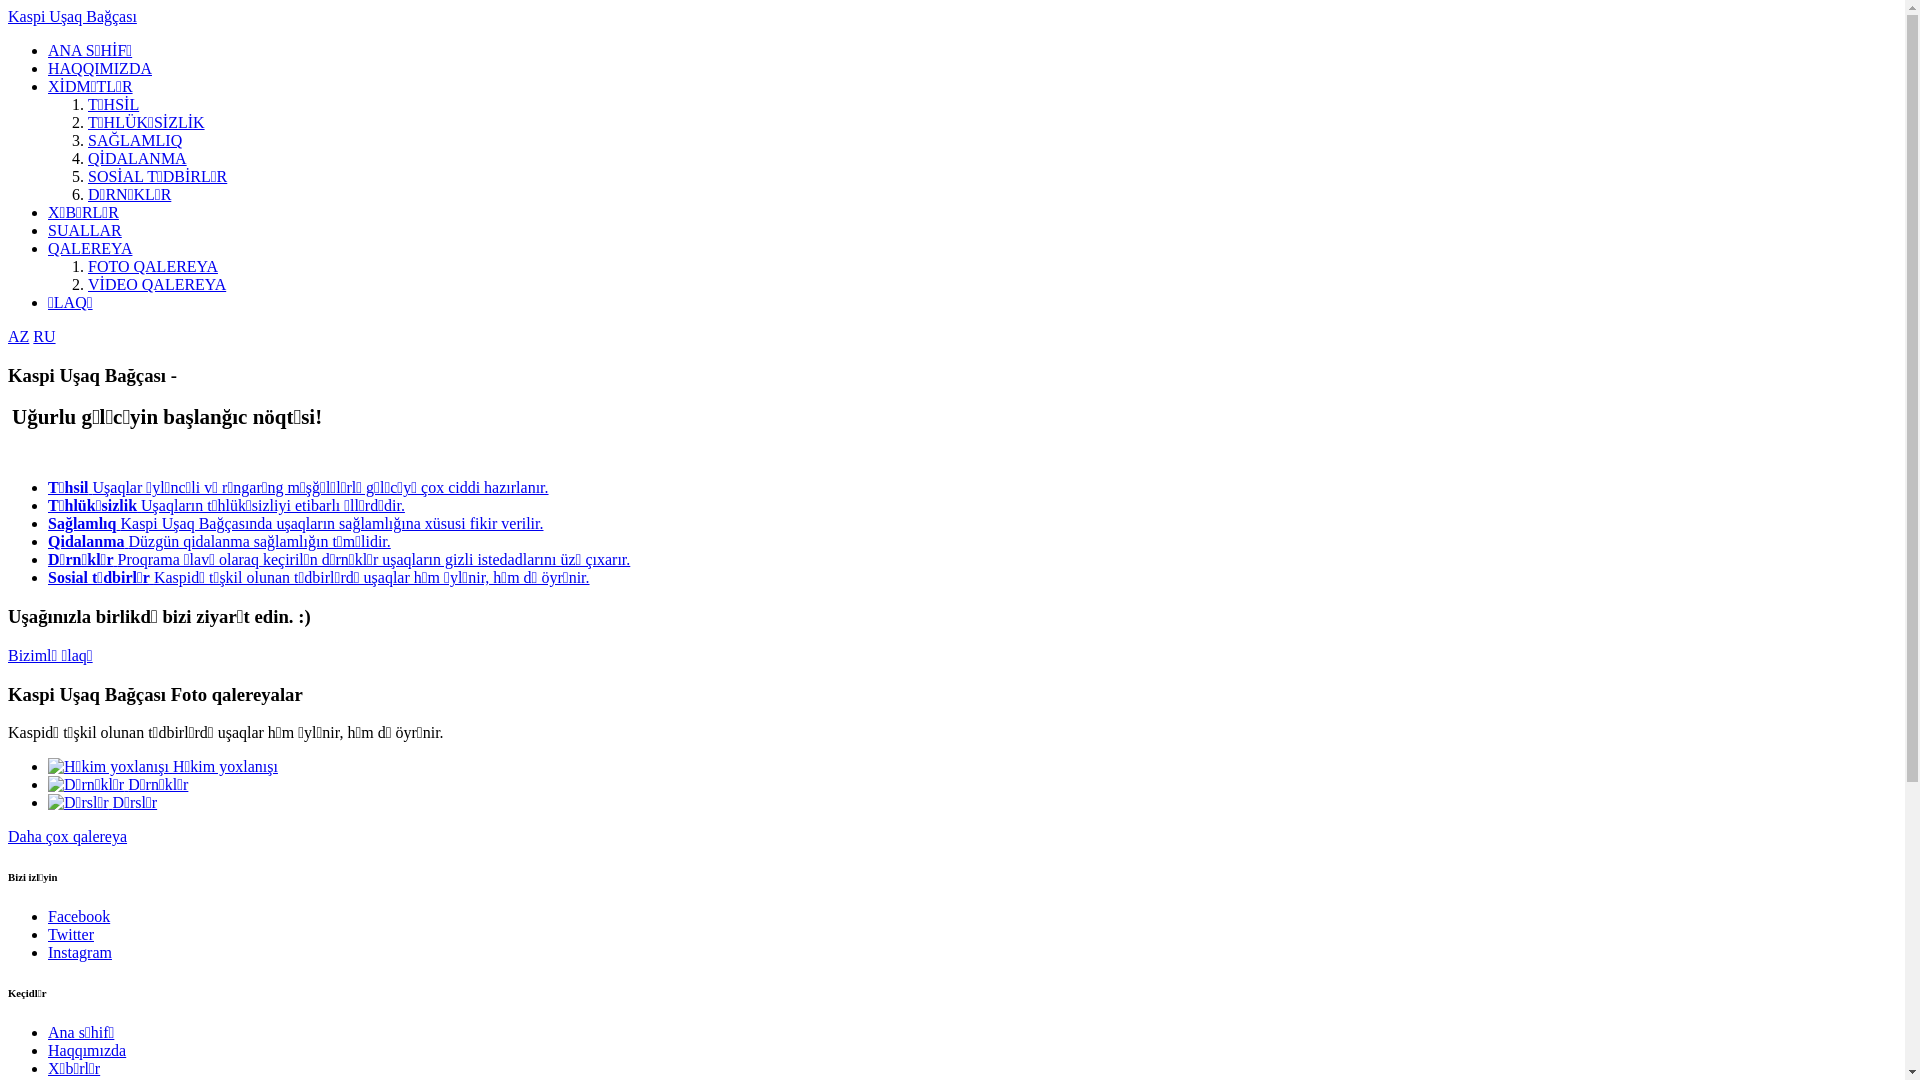 This screenshot has width=1920, height=1080. Describe the element at coordinates (99, 67) in the screenshot. I see `'HAQQIMIZDA'` at that location.